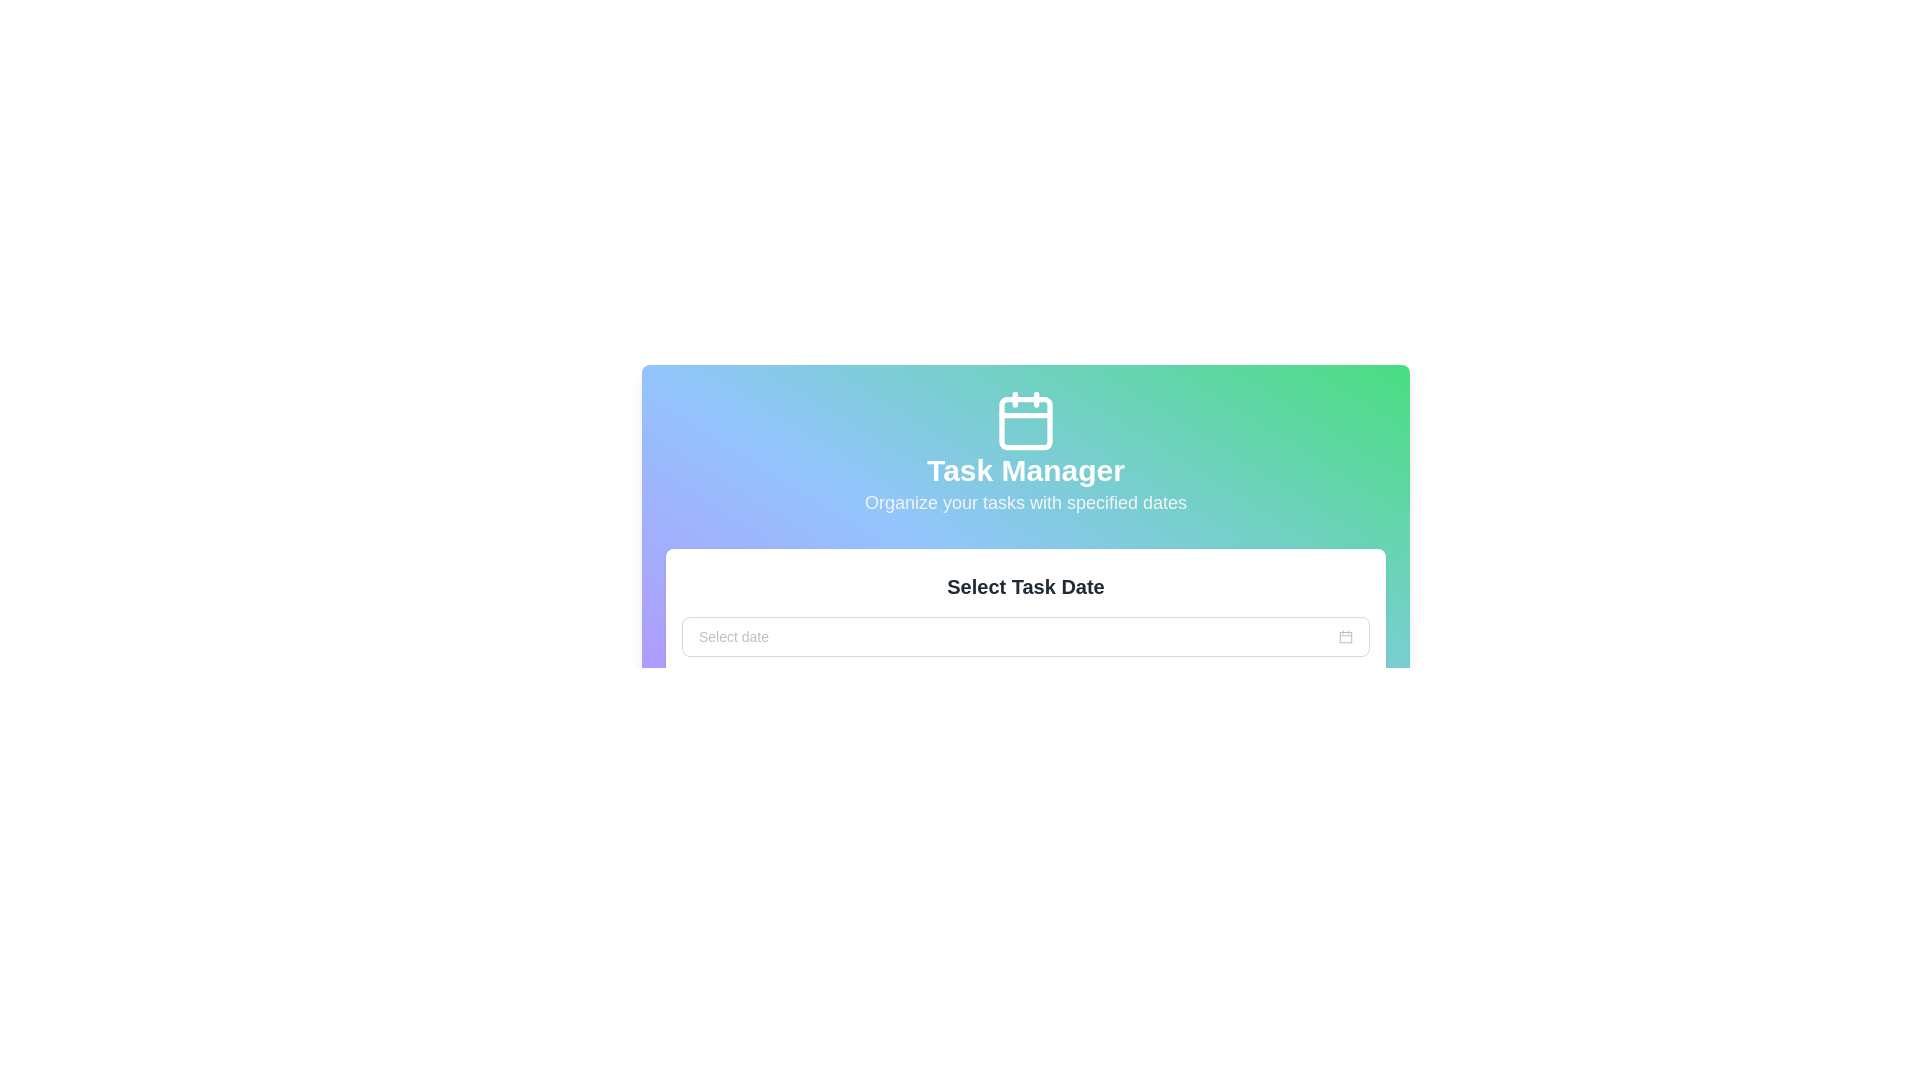 This screenshot has height=1080, width=1920. Describe the element at coordinates (1345, 636) in the screenshot. I see `the calendar icon located to the right of the 'Select date' text input field within the 'Select Task Date' panel` at that location.